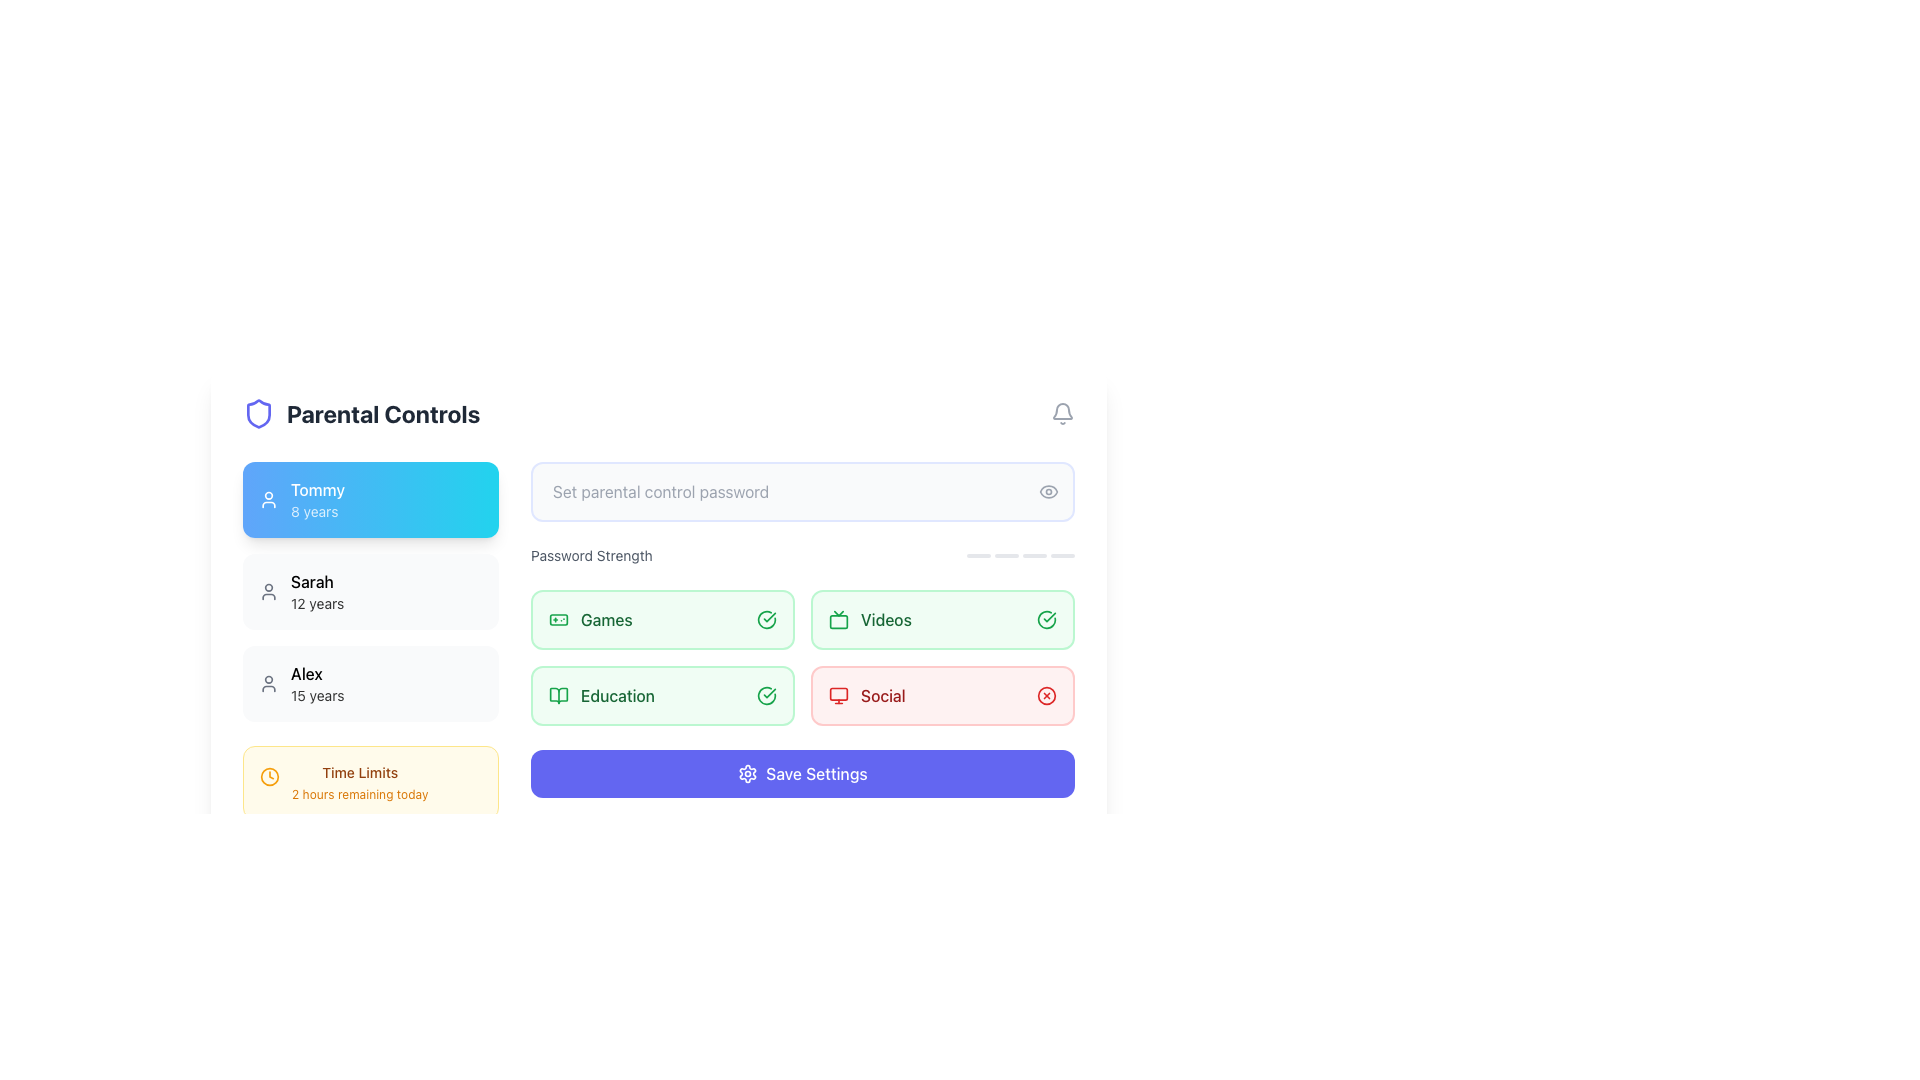 The height and width of the screenshot is (1080, 1920). Describe the element at coordinates (1048, 492) in the screenshot. I see `the circular icon button depicting an eye symbol, located to the right of the password input field, to observe the color change from gray to indigo` at that location.